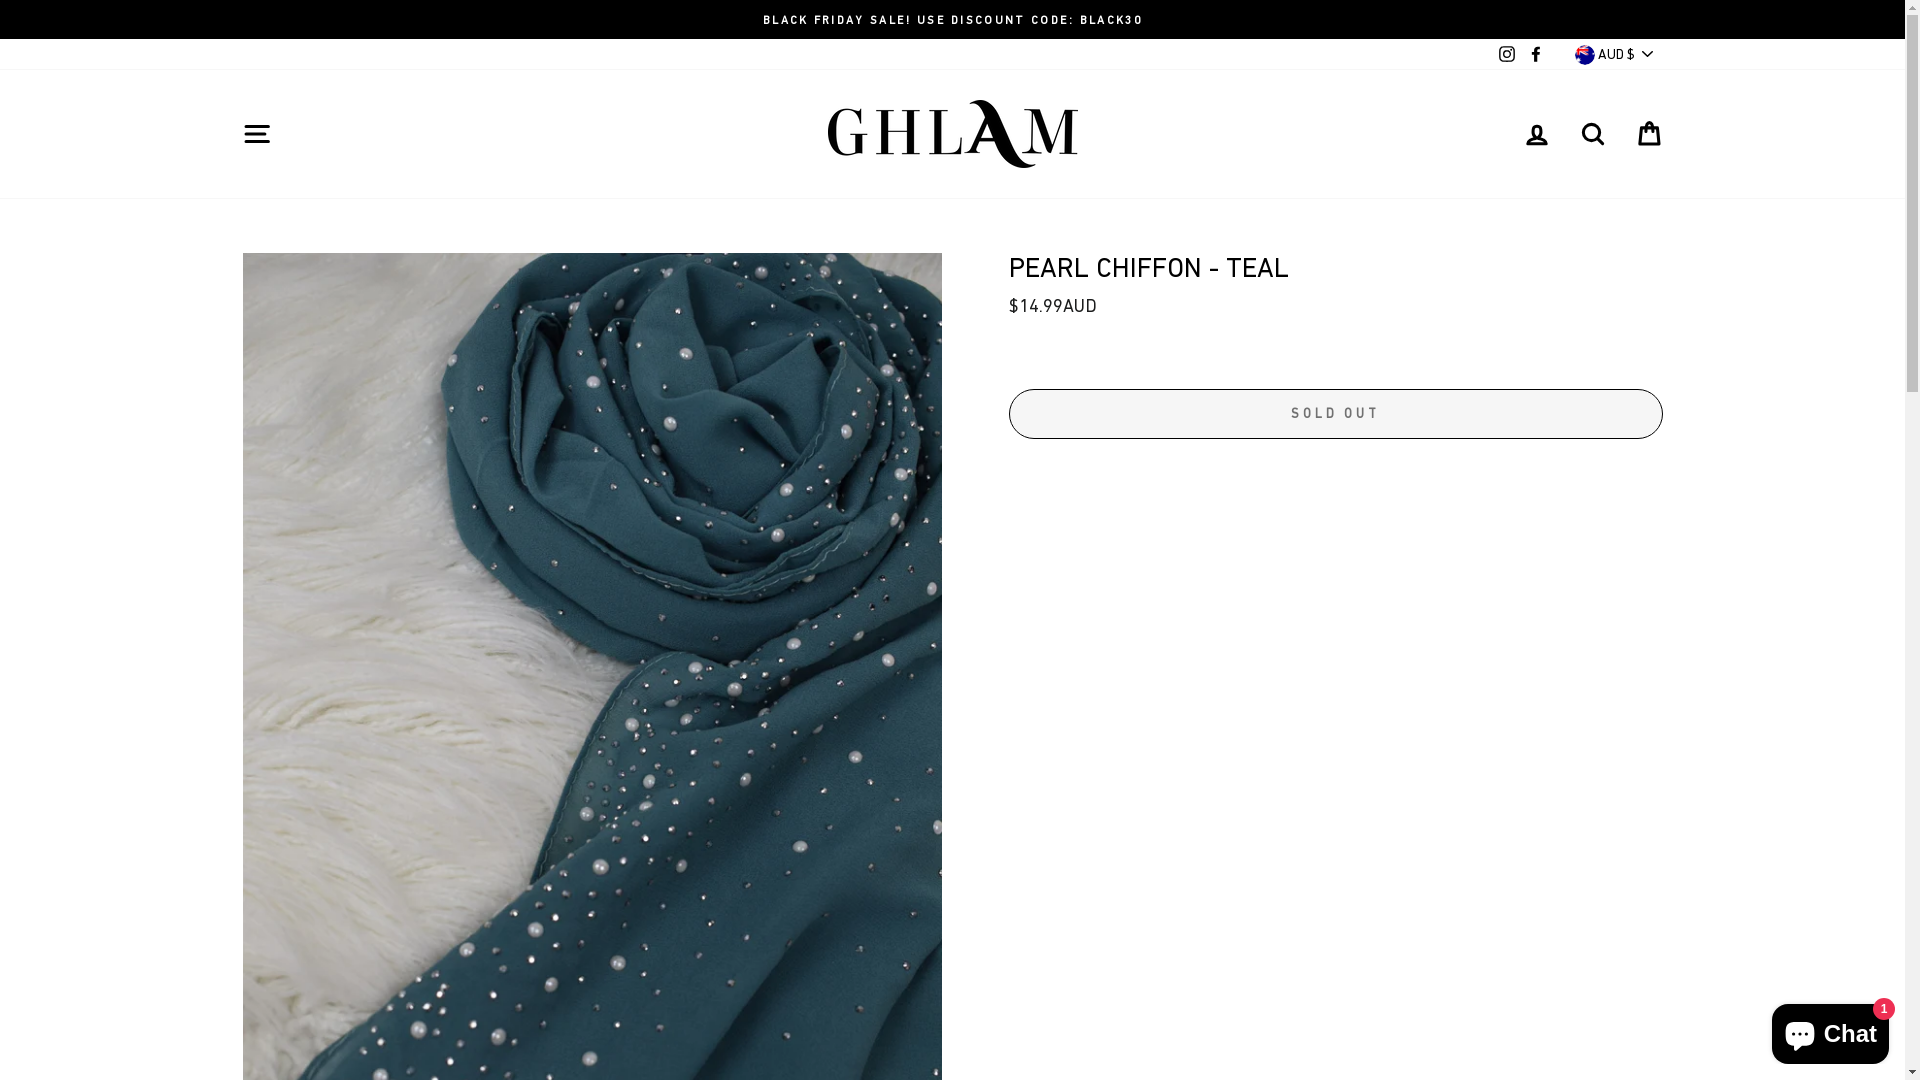 The height and width of the screenshot is (1080, 1920). What do you see at coordinates (1507, 53) in the screenshot?
I see `'Instagram'` at bounding box center [1507, 53].